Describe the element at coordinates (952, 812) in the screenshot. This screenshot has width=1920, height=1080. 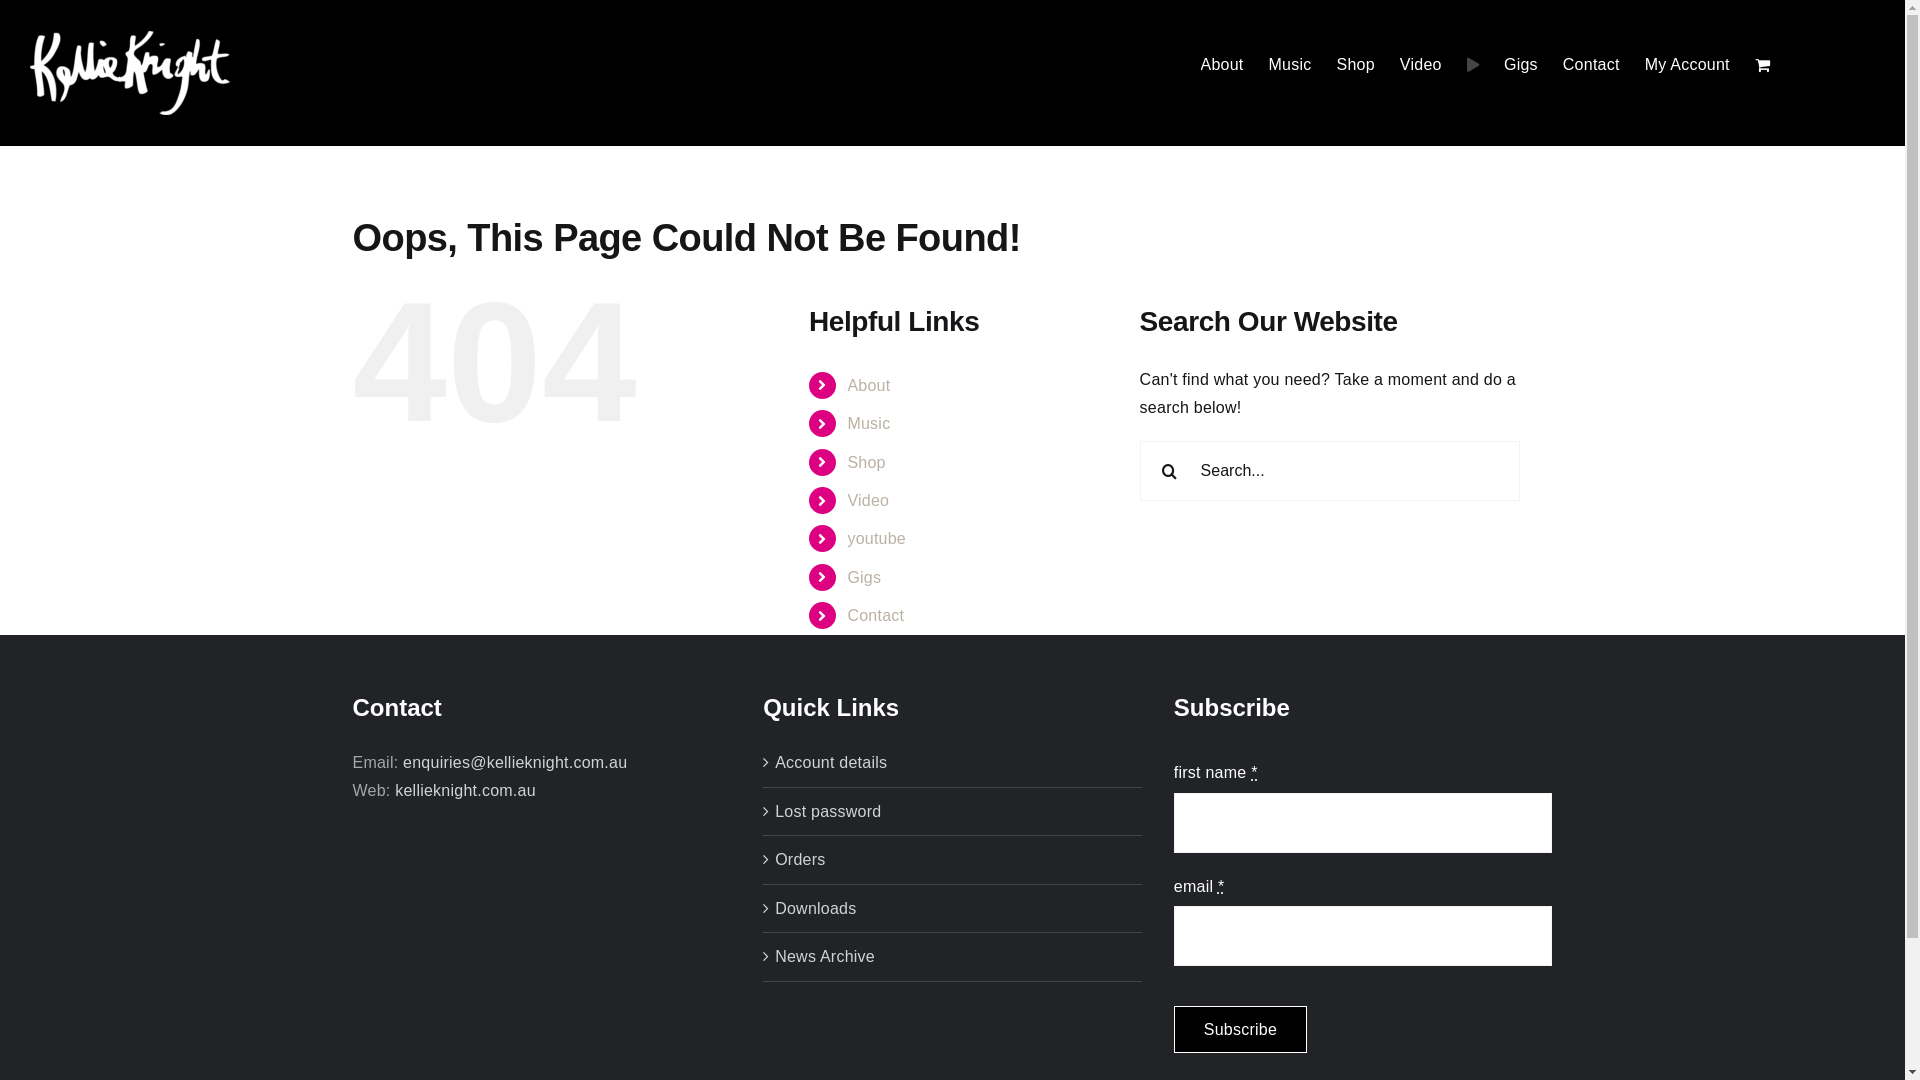
I see `'Lost password'` at that location.